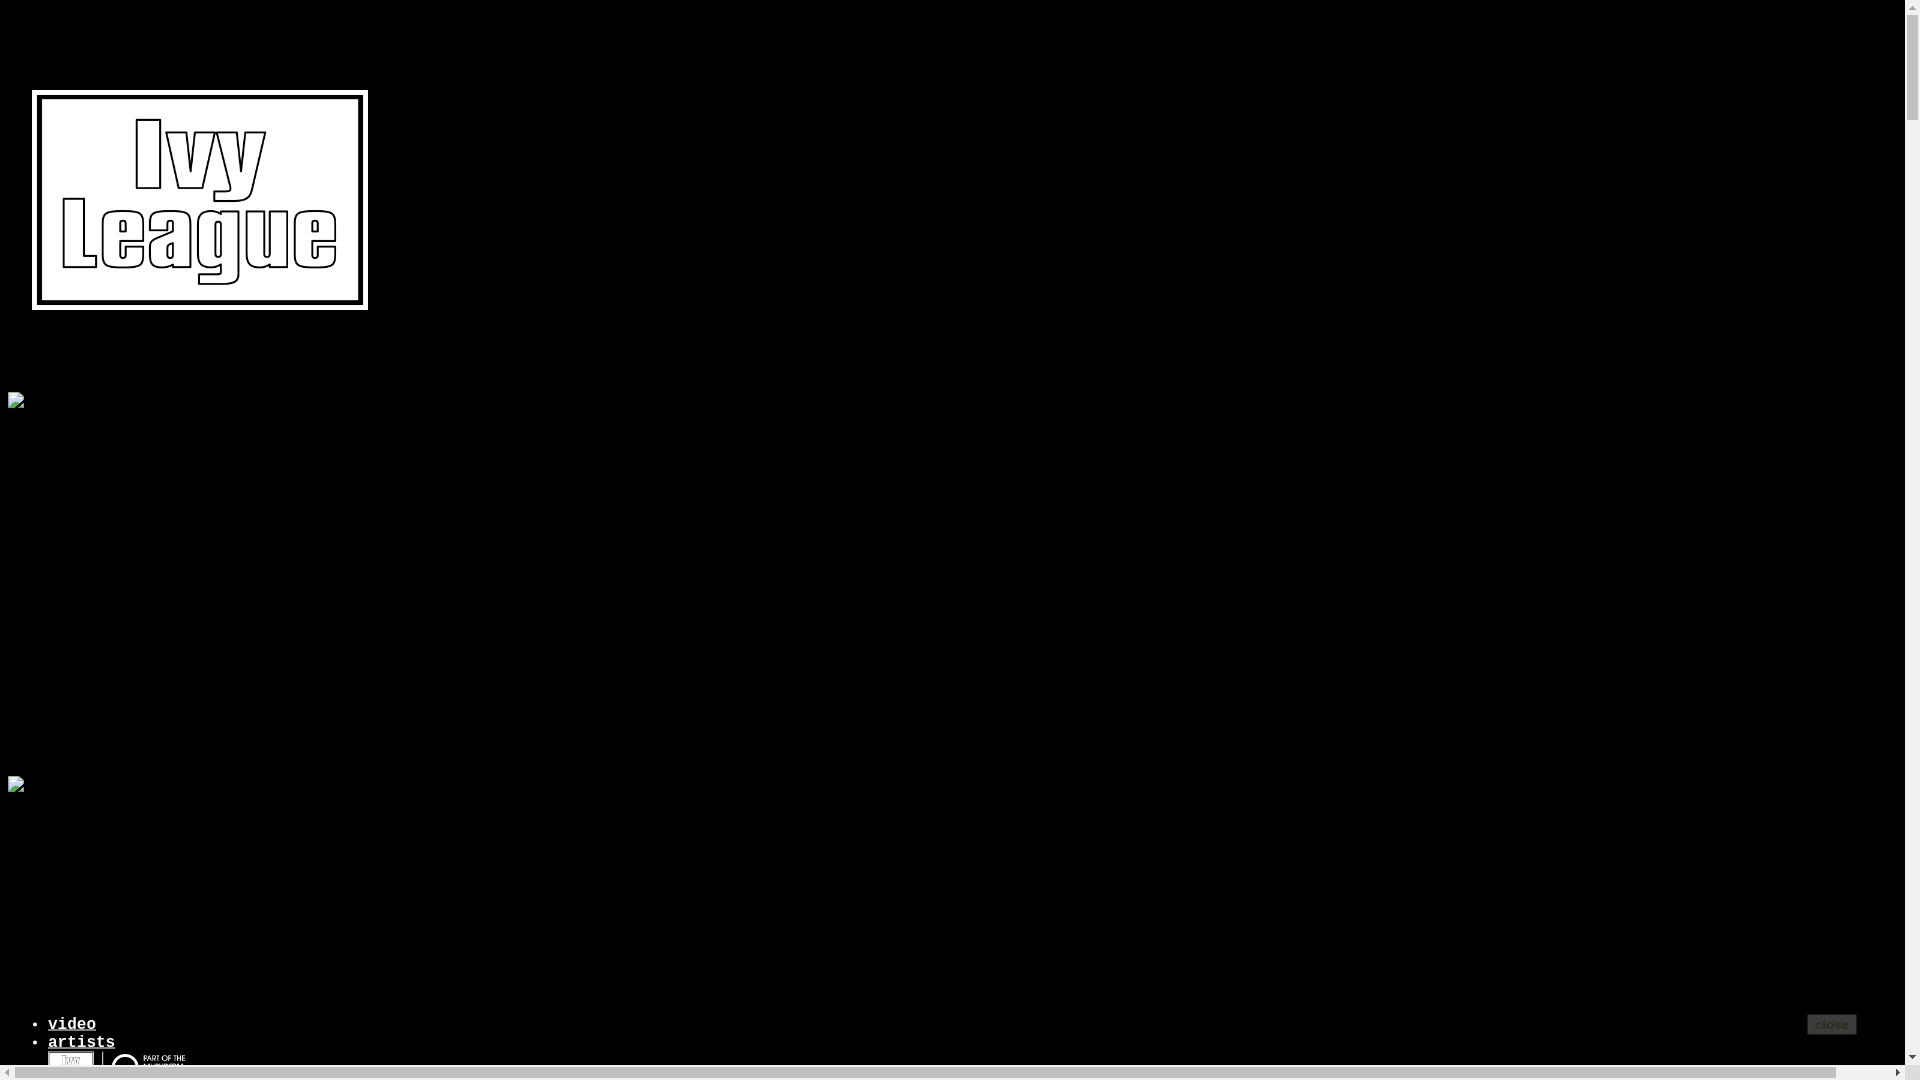 Image resolution: width=1920 pixels, height=1080 pixels. What do you see at coordinates (72, 1025) in the screenshot?
I see `'video'` at bounding box center [72, 1025].